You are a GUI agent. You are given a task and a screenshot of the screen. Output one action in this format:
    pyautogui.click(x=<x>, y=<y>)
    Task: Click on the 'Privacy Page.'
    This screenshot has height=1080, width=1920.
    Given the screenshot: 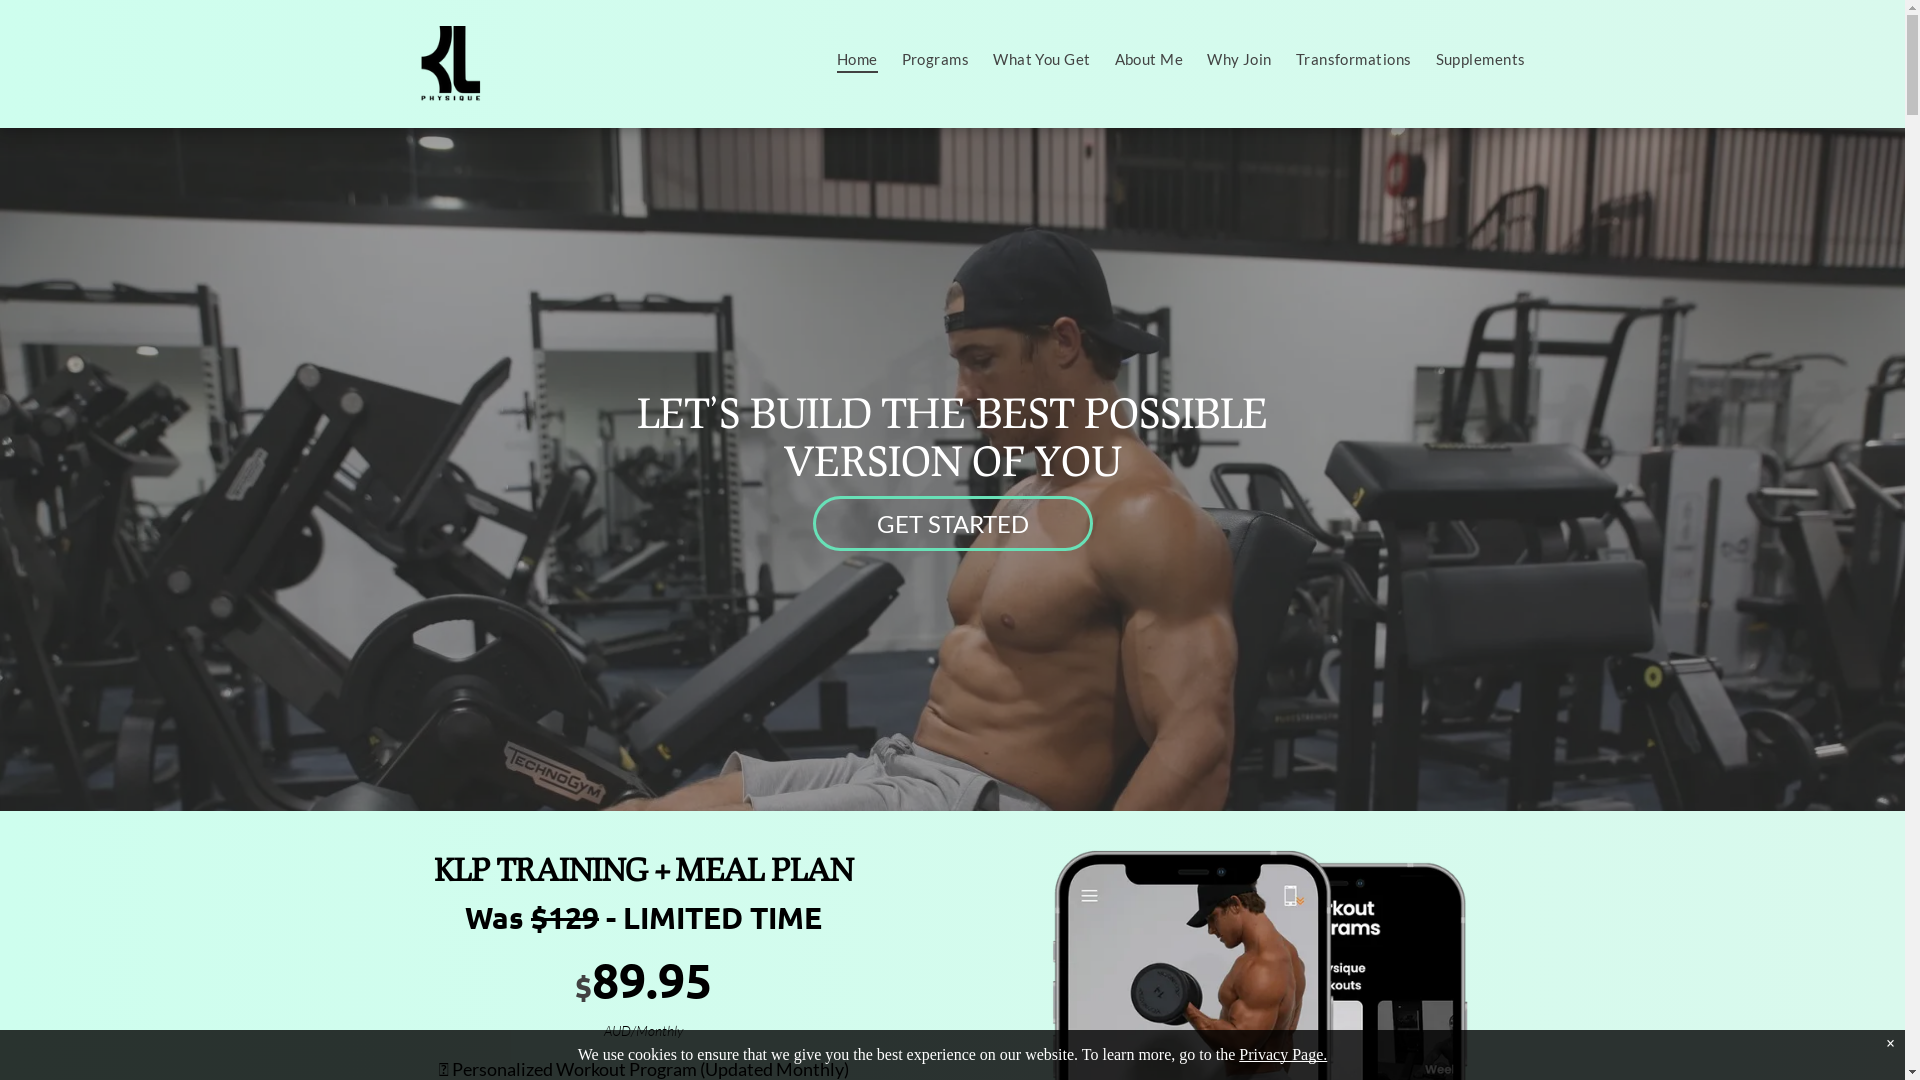 What is the action you would take?
    pyautogui.click(x=1282, y=1053)
    